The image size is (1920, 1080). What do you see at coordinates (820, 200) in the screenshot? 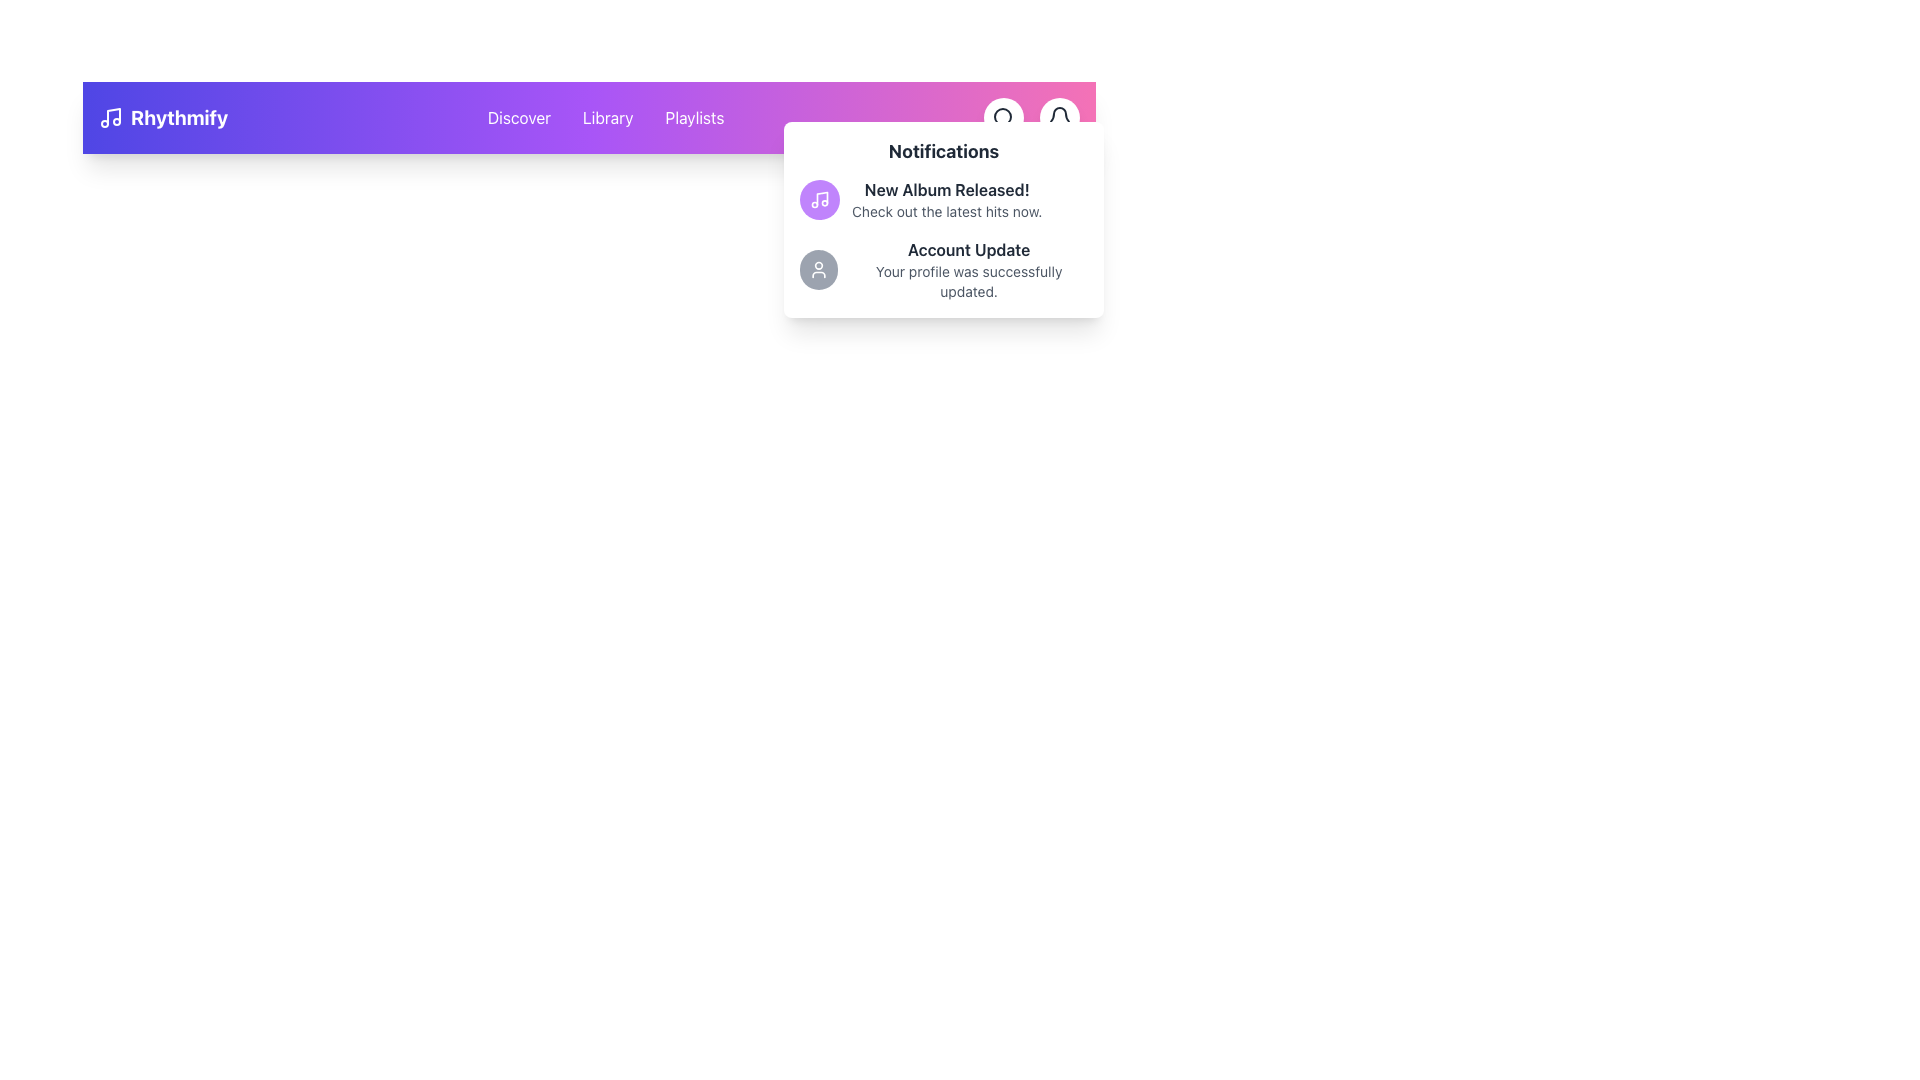
I see `the music notification icon located at the top-left corner of the notification box announcing 'New Album Released!'` at bounding box center [820, 200].